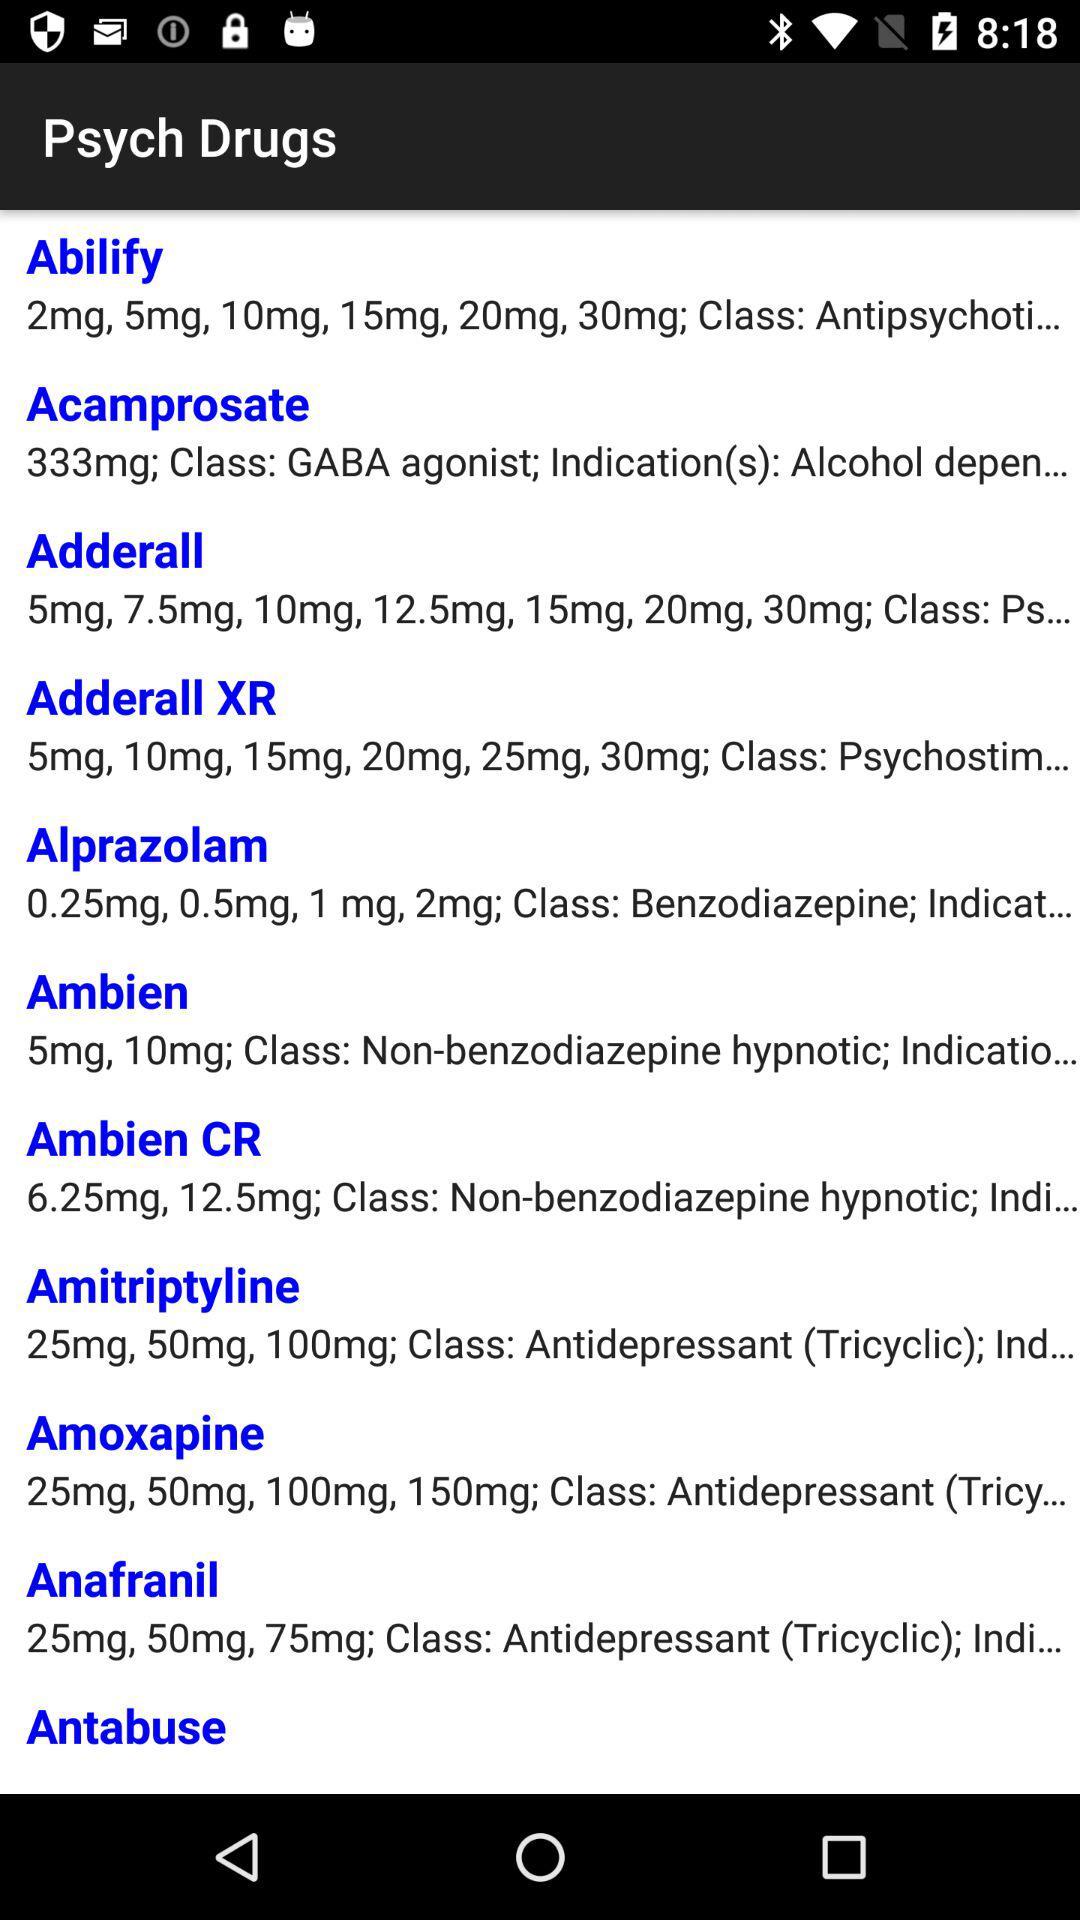 The height and width of the screenshot is (1920, 1080). What do you see at coordinates (126, 1723) in the screenshot?
I see `the antabuse app` at bounding box center [126, 1723].